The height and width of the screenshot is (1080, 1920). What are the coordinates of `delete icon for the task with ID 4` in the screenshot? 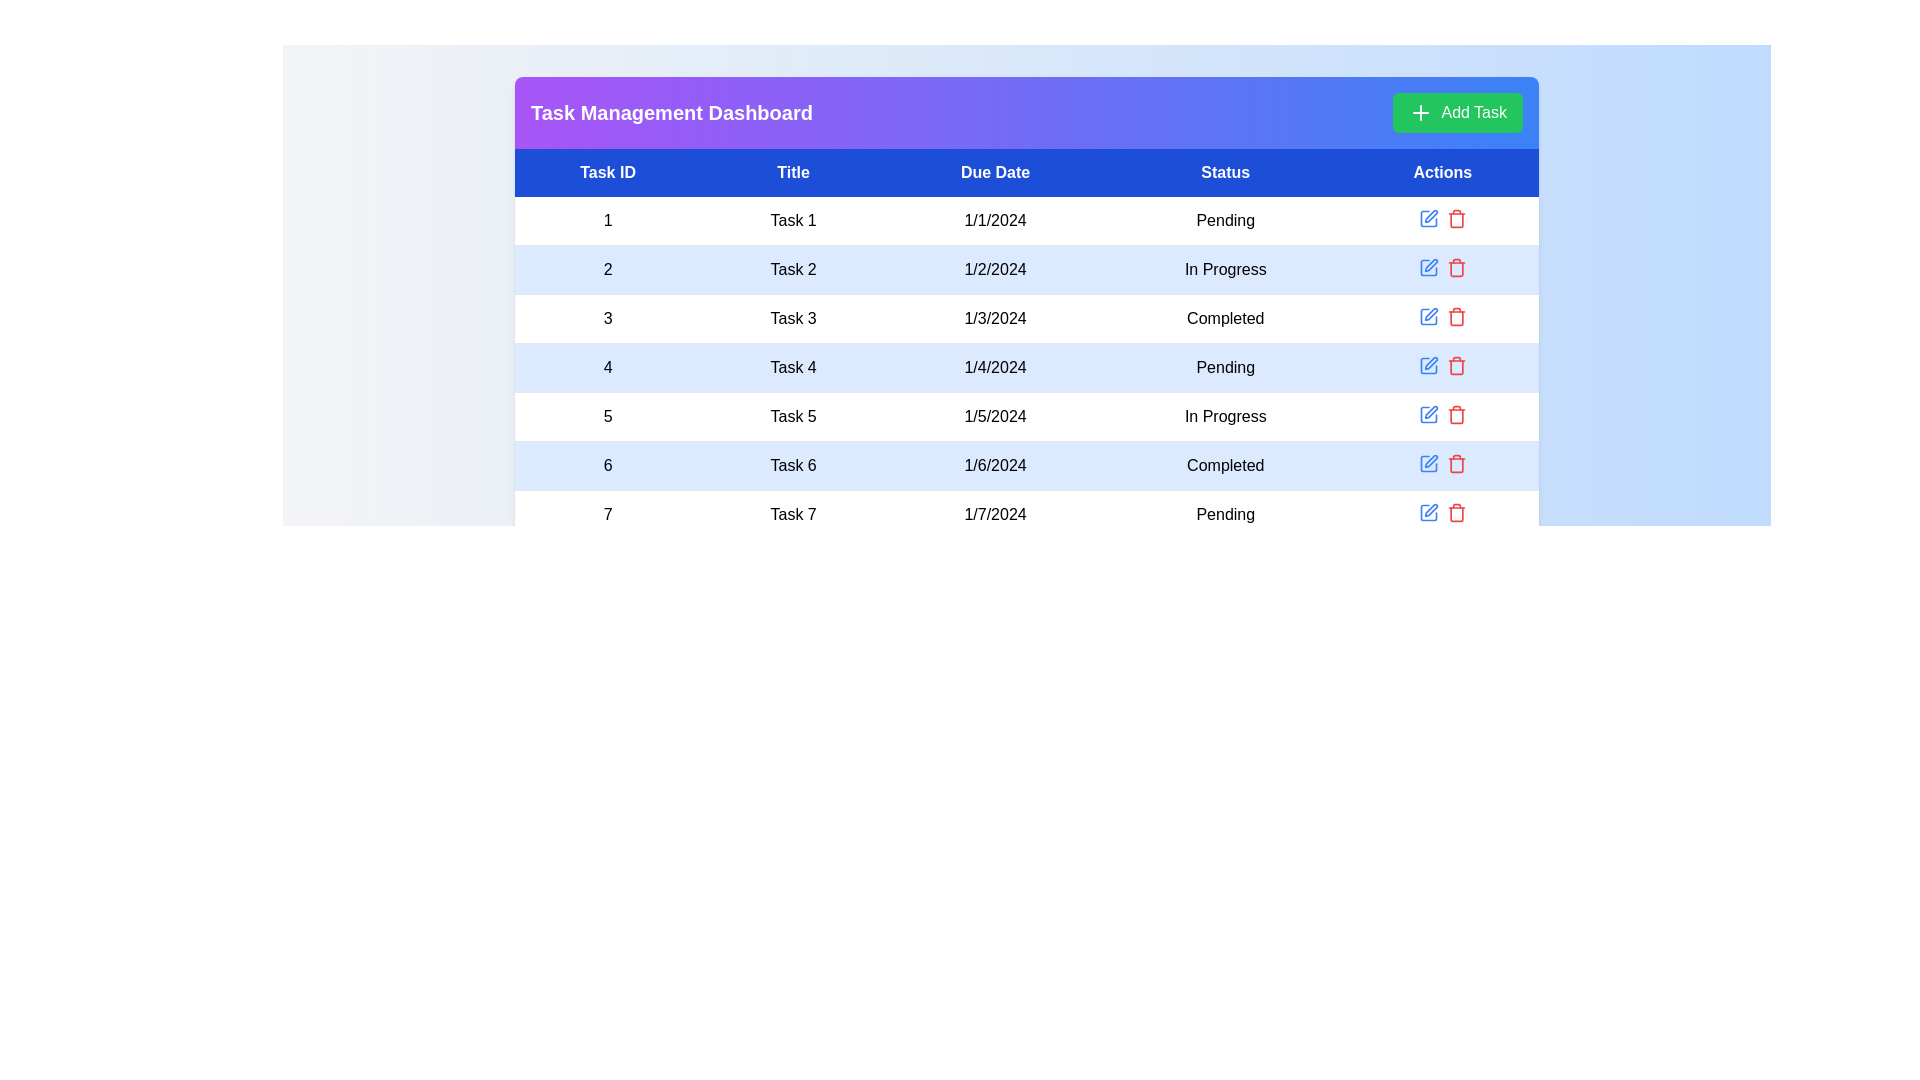 It's located at (1456, 366).